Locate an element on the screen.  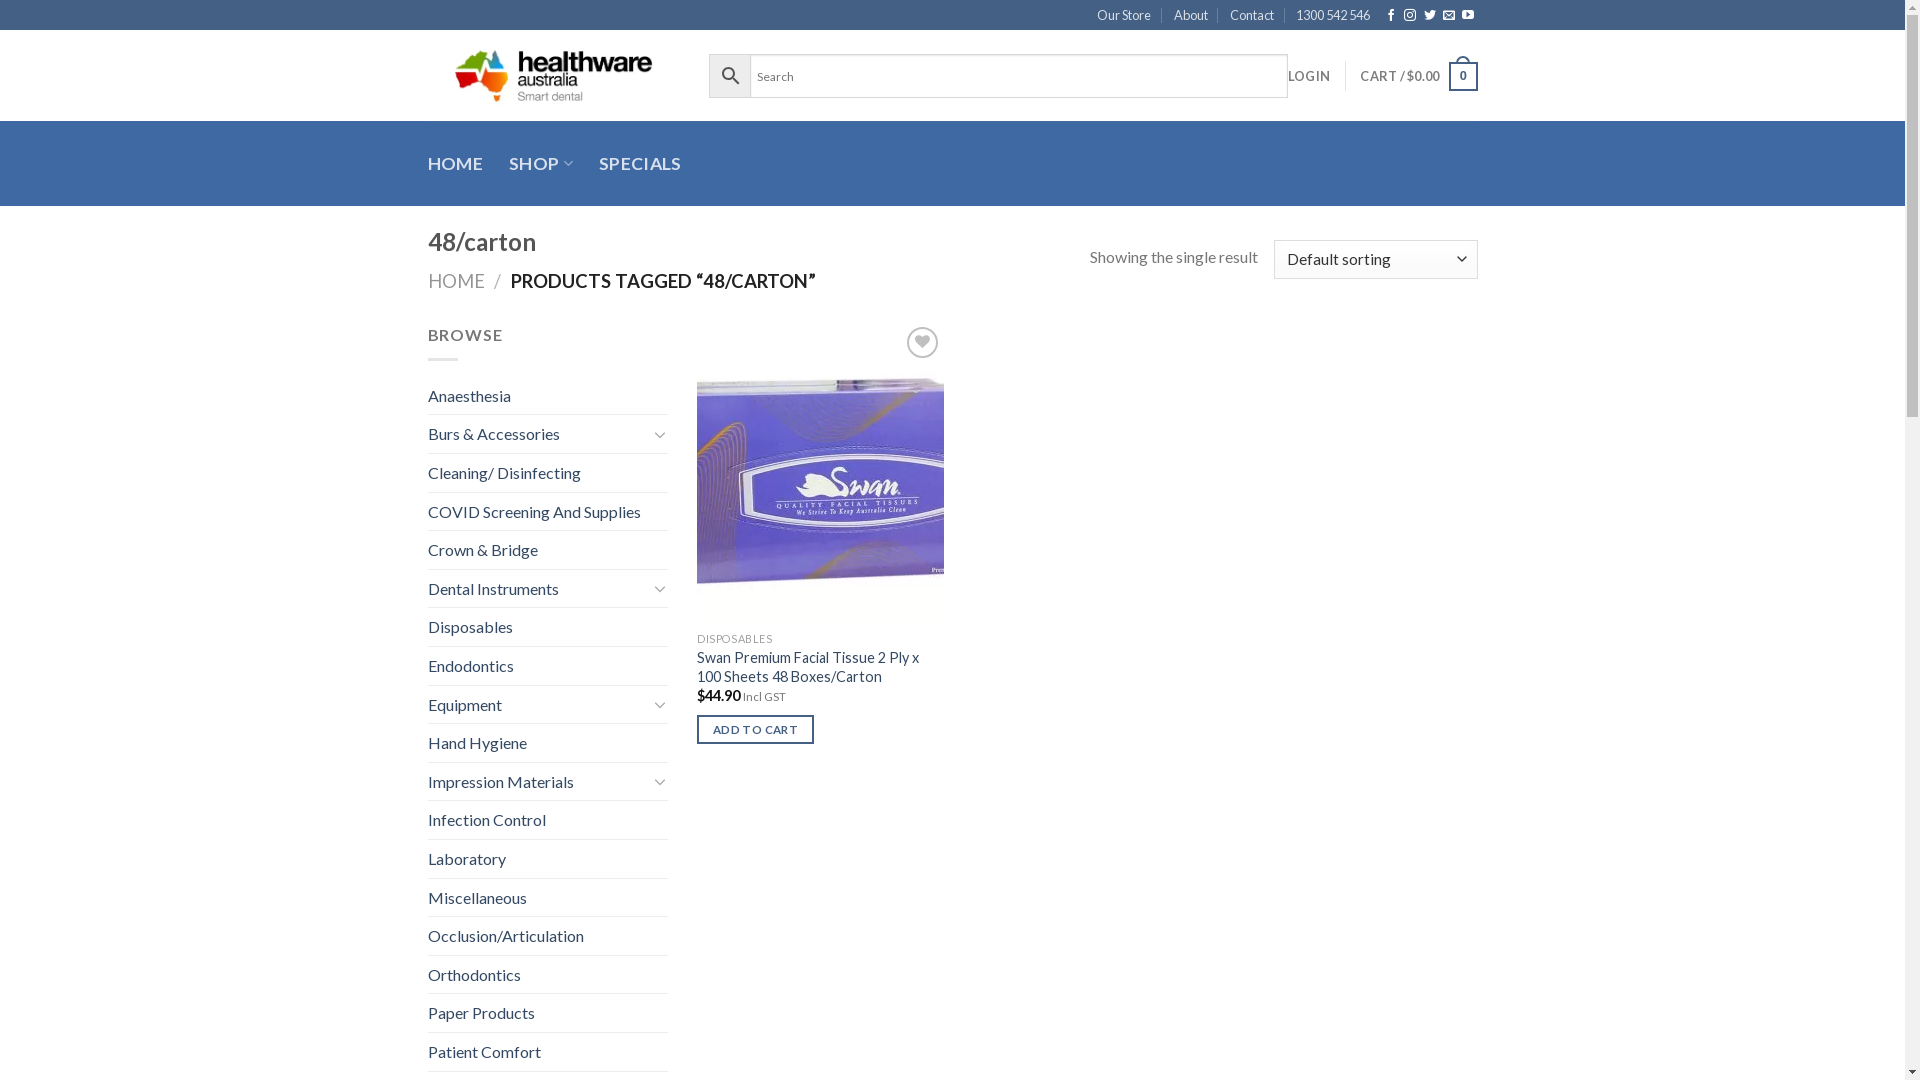
'Cleaning/ Disinfecting' is located at coordinates (547, 473).